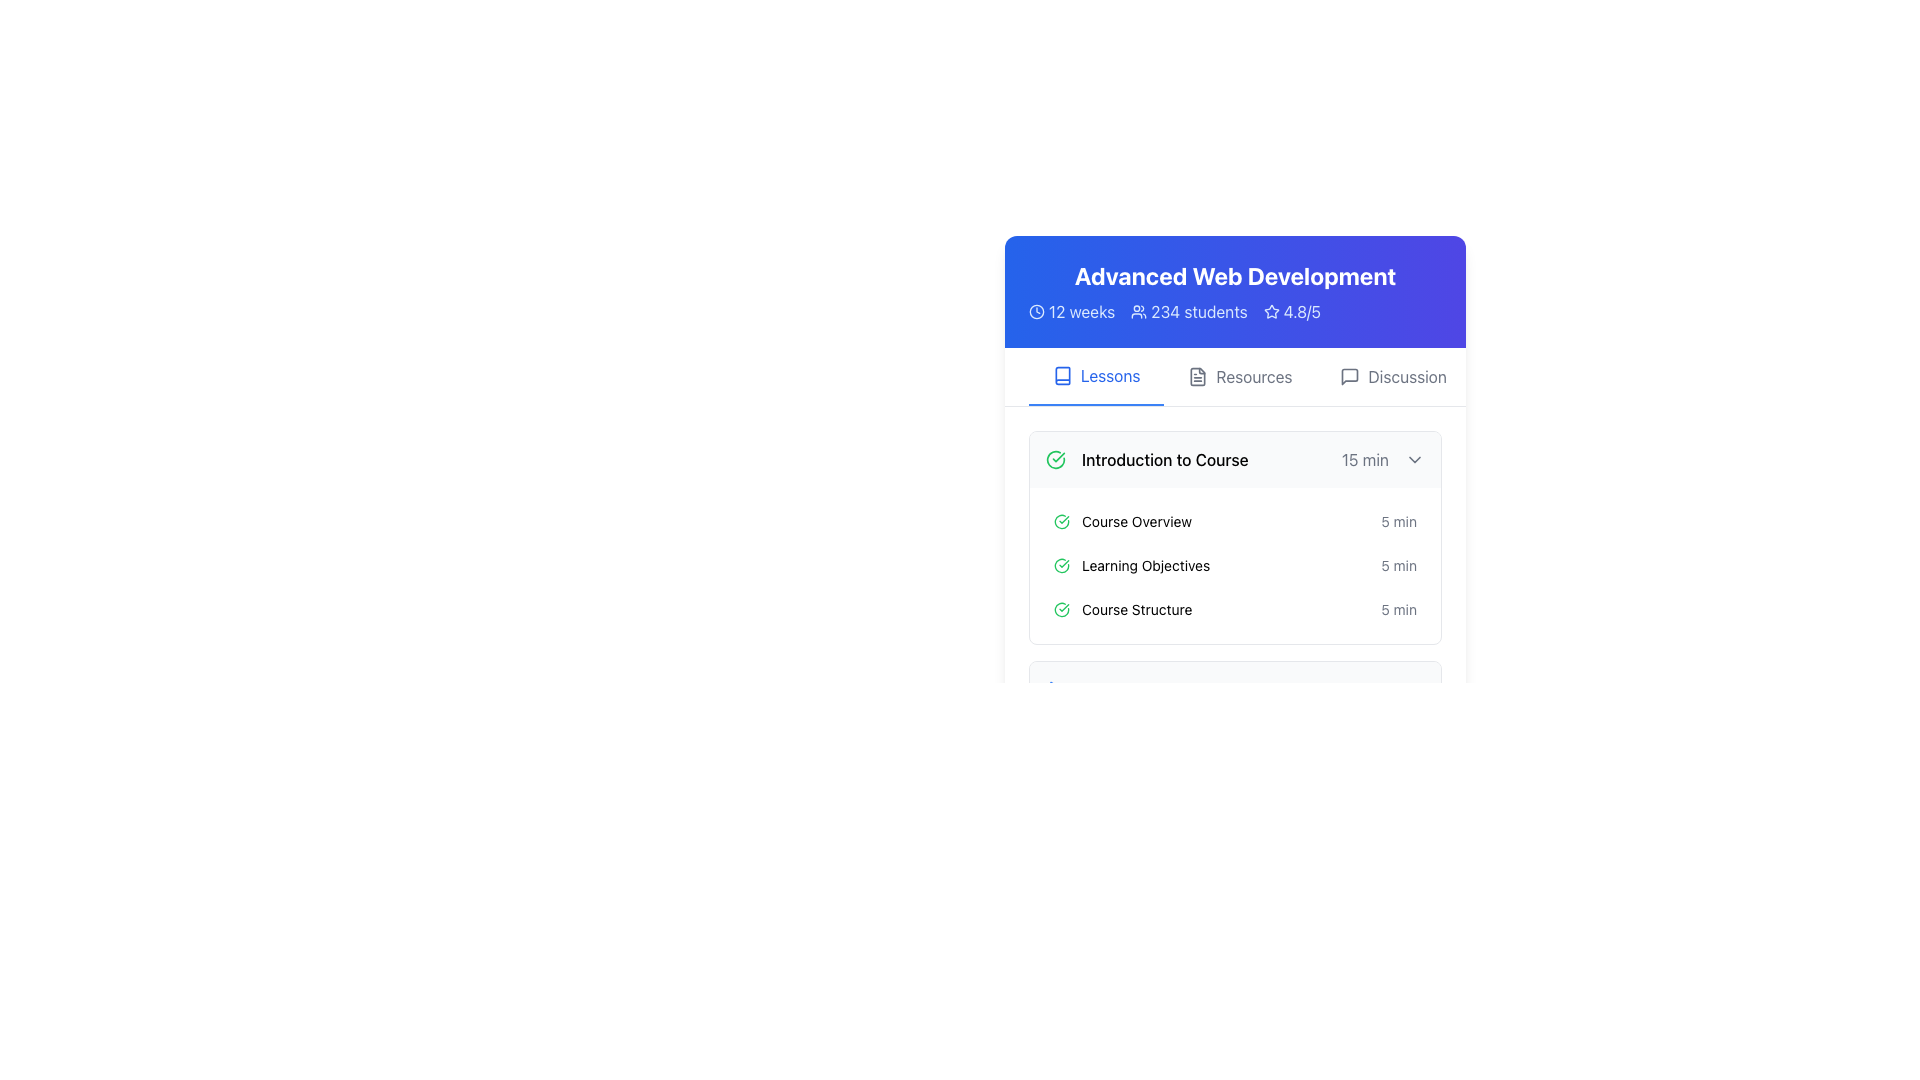  Describe the element at coordinates (1252, 377) in the screenshot. I see `the 'Resources' text label in the navigation bar` at that location.